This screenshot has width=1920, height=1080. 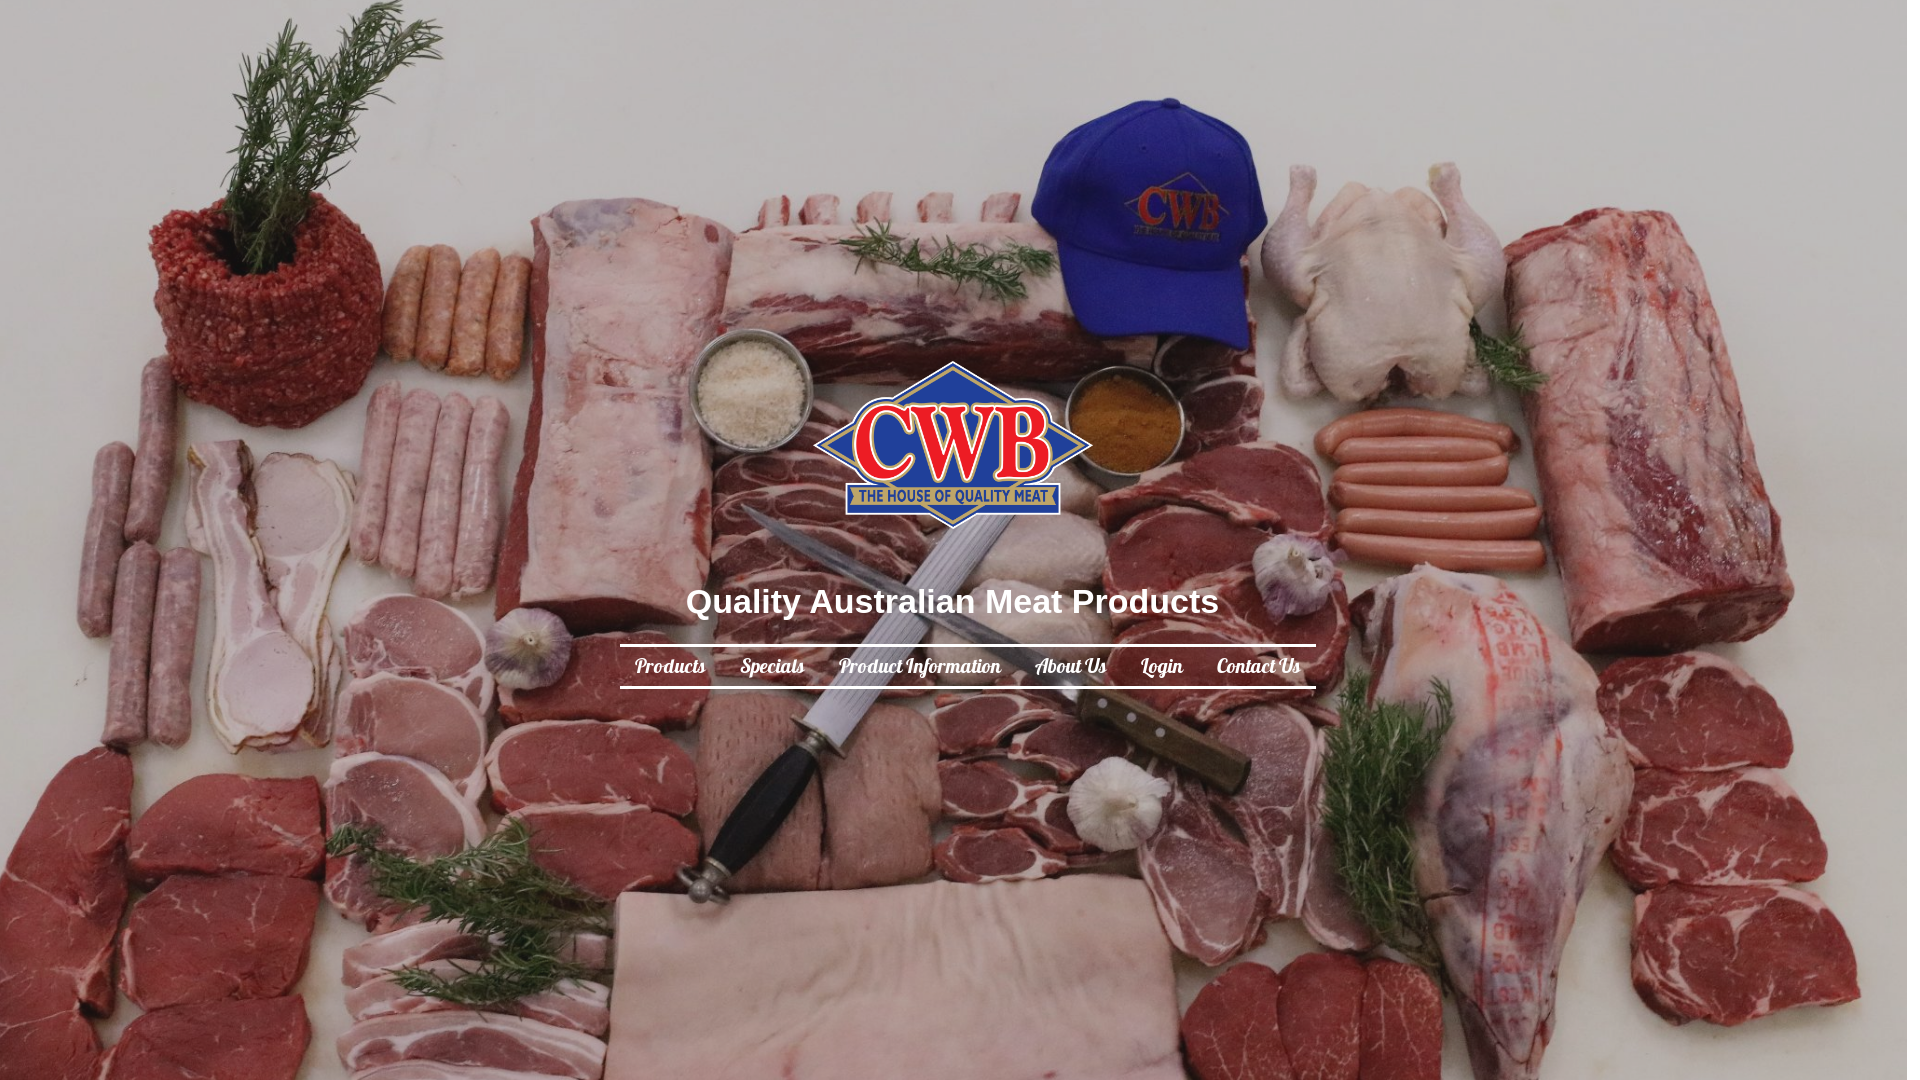 I want to click on 'About Us', so click(x=1069, y=668).